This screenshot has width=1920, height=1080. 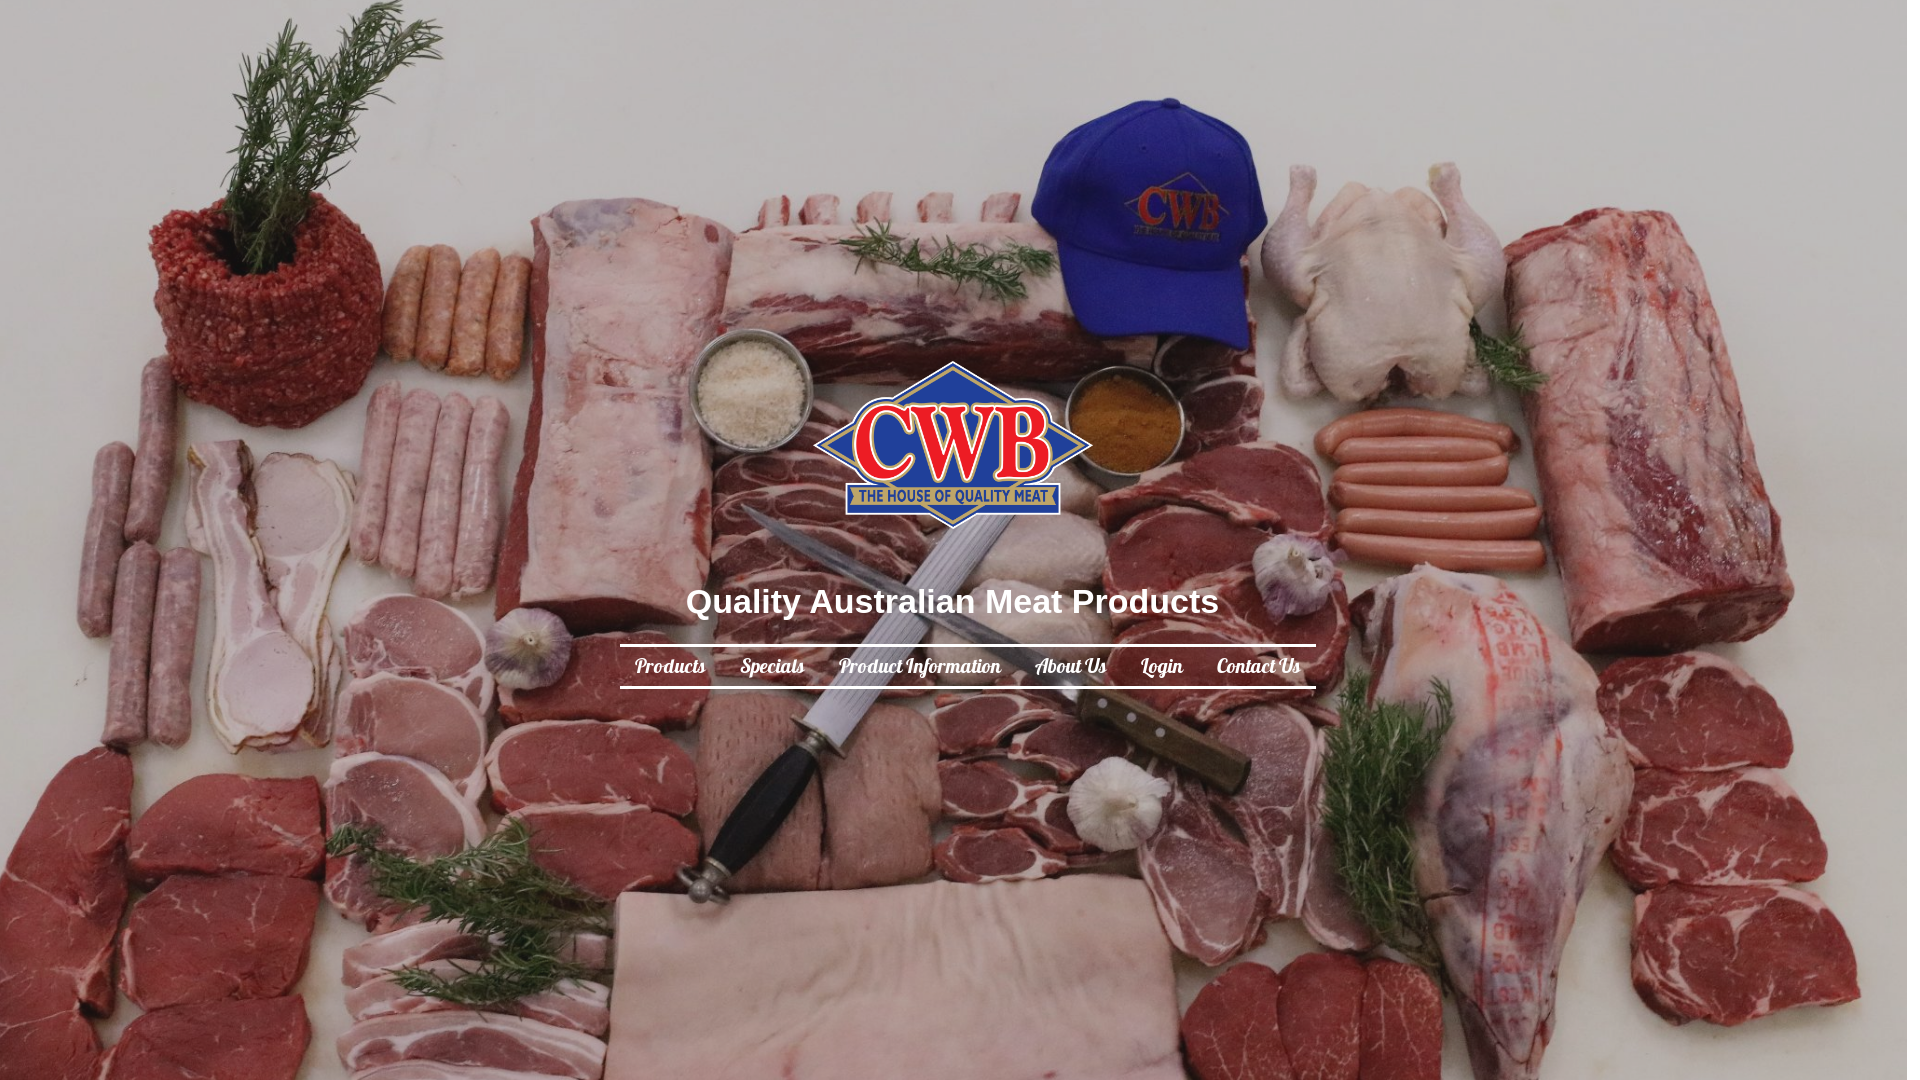 I want to click on 'About Us', so click(x=1069, y=668).